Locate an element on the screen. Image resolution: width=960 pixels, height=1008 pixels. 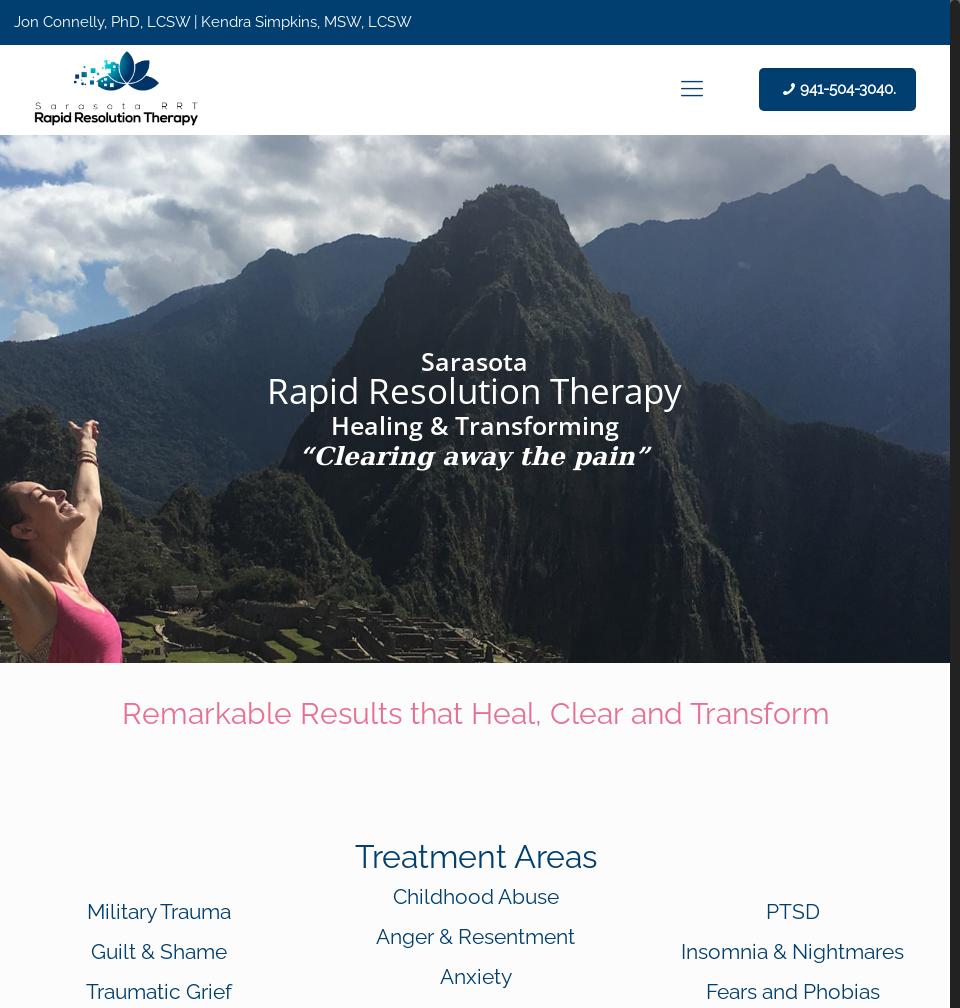
'Traumatic Grief' is located at coordinates (157, 991).